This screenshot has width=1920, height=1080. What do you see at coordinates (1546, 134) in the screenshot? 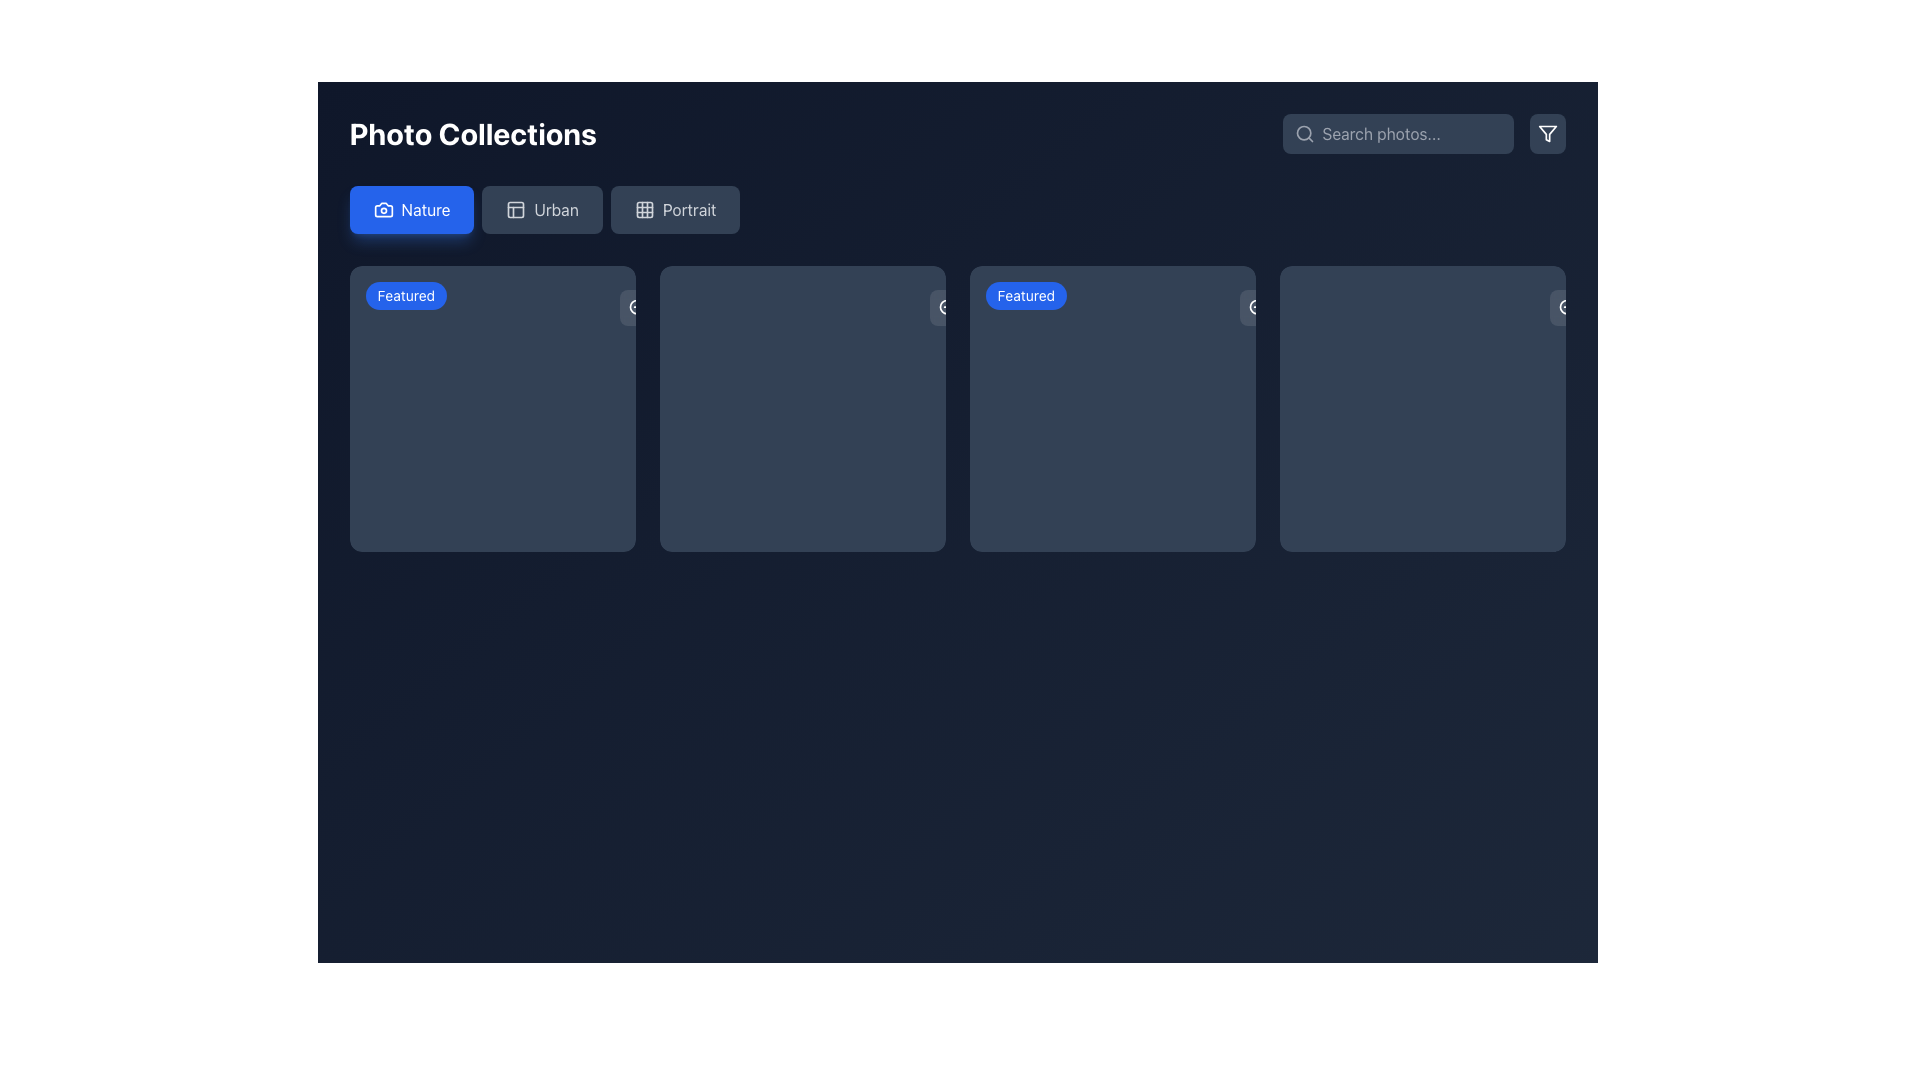
I see `the funnel icon within the rounded button in the top-right corner of the interface` at bounding box center [1546, 134].